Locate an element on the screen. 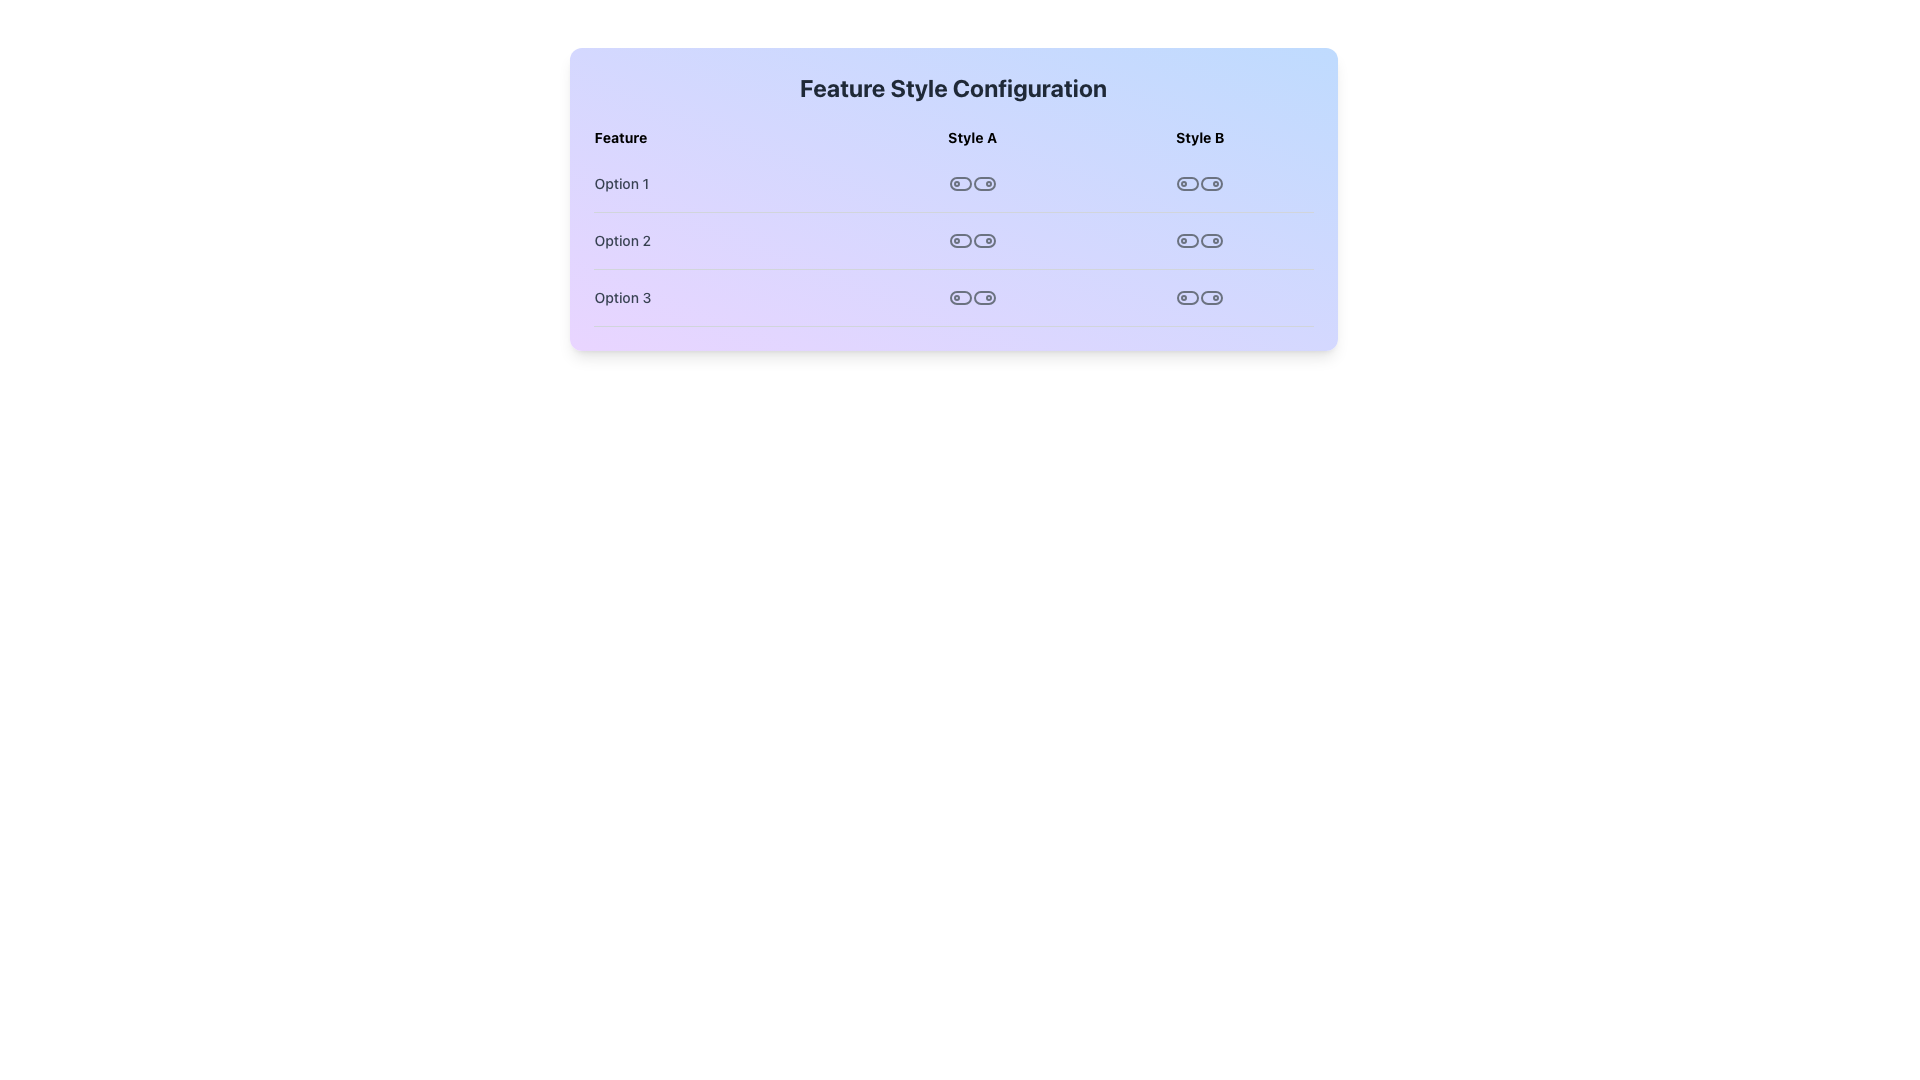 This screenshot has width=1920, height=1080. the toggle switch located in the 'Style B' column for 'Option 1' to change its state is located at coordinates (1200, 184).